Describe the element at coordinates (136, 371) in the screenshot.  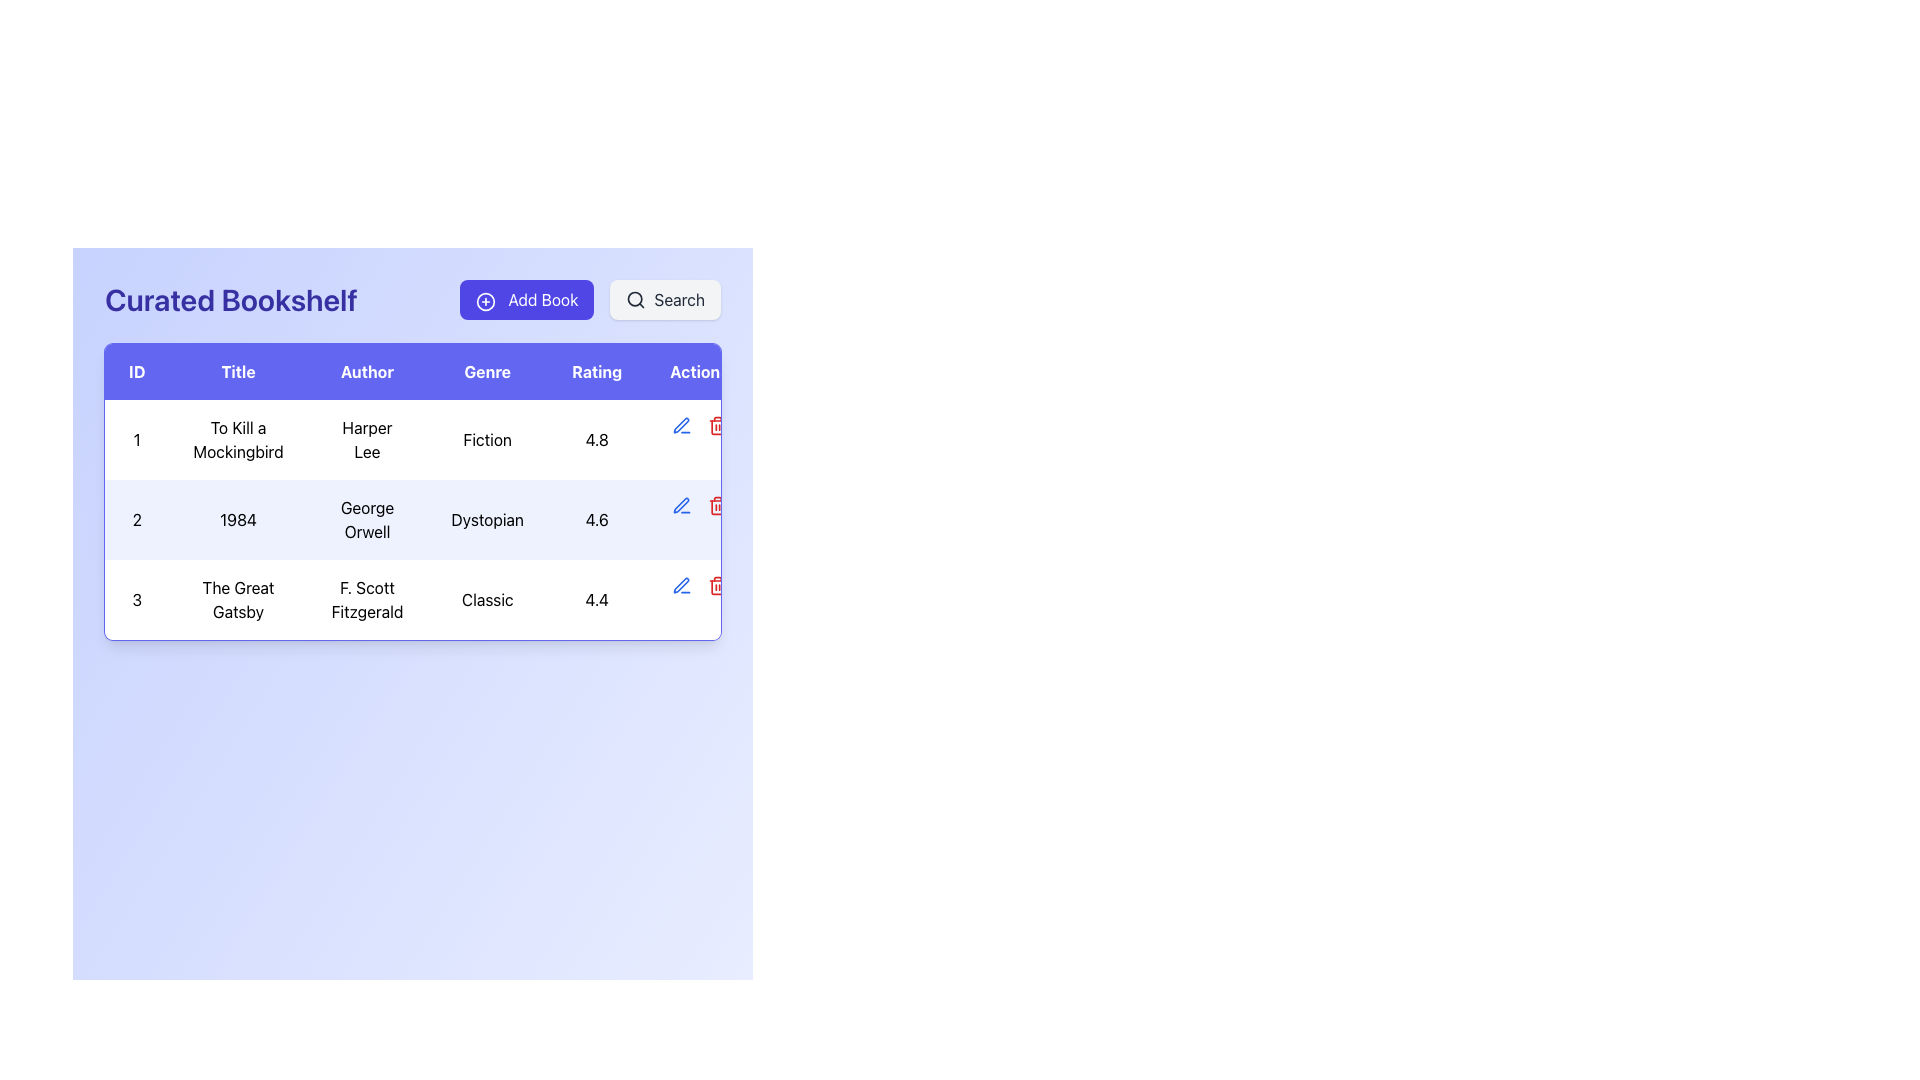
I see `the 'ID' column header of the table, which is the first column header located at the top-left corner of the table` at that location.